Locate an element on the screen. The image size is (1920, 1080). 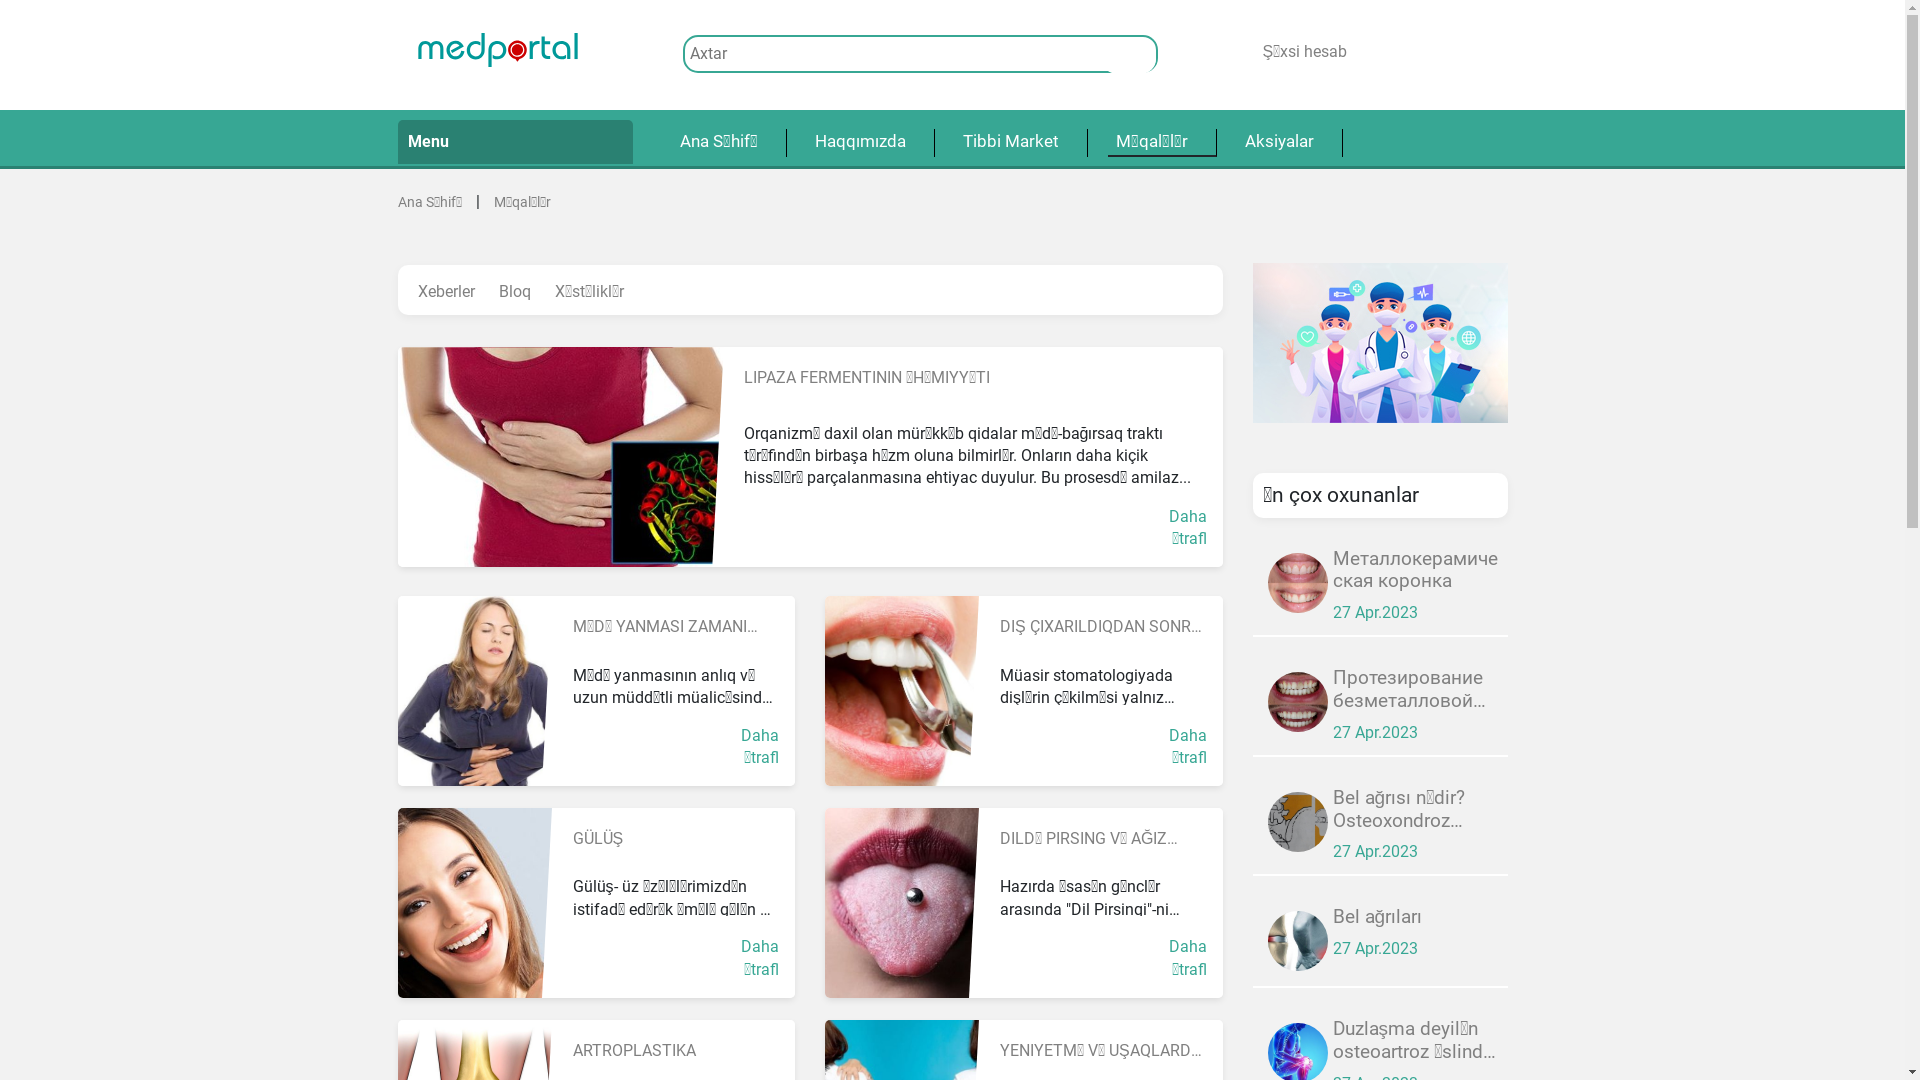
'Tibbi Market' is located at coordinates (1009, 141).